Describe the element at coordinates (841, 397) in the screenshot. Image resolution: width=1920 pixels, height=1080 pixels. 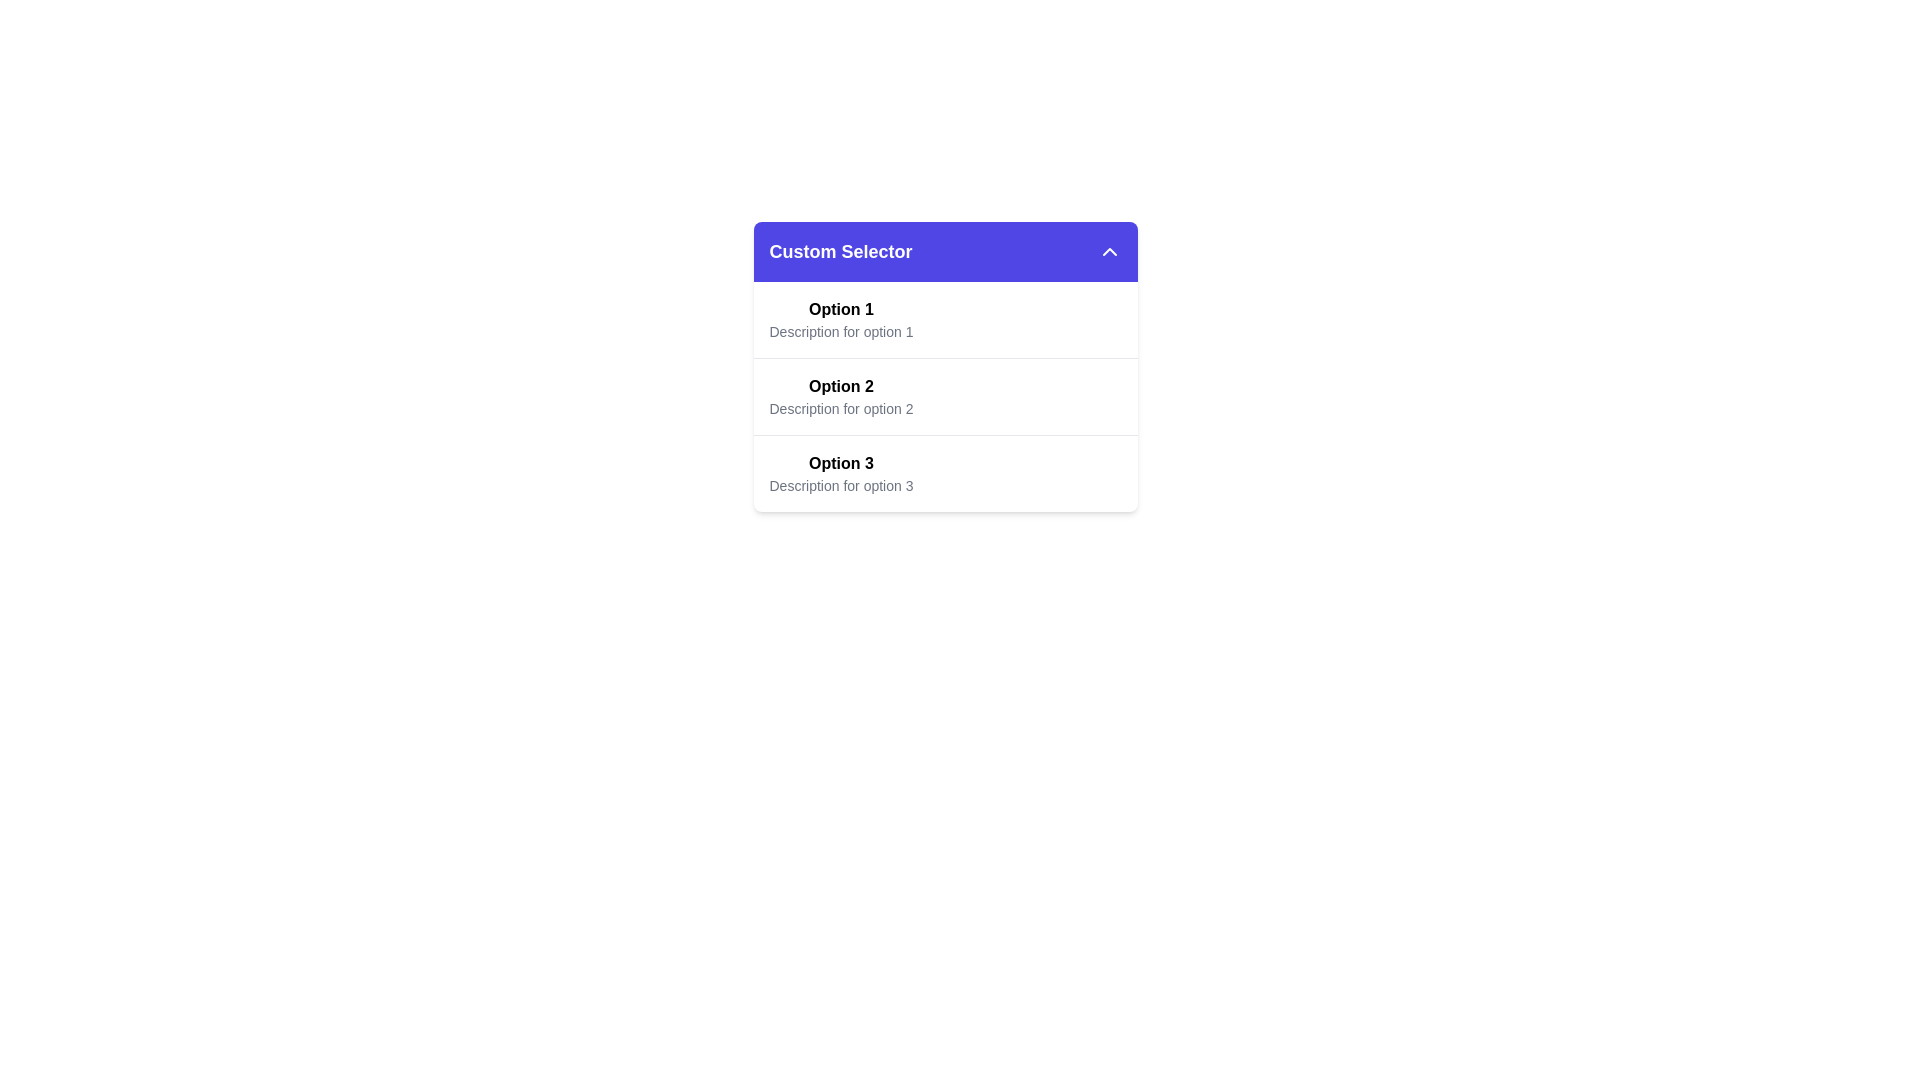
I see `the second entry in the 'Custom Selector' dropdown list, which is a Text block` at that location.